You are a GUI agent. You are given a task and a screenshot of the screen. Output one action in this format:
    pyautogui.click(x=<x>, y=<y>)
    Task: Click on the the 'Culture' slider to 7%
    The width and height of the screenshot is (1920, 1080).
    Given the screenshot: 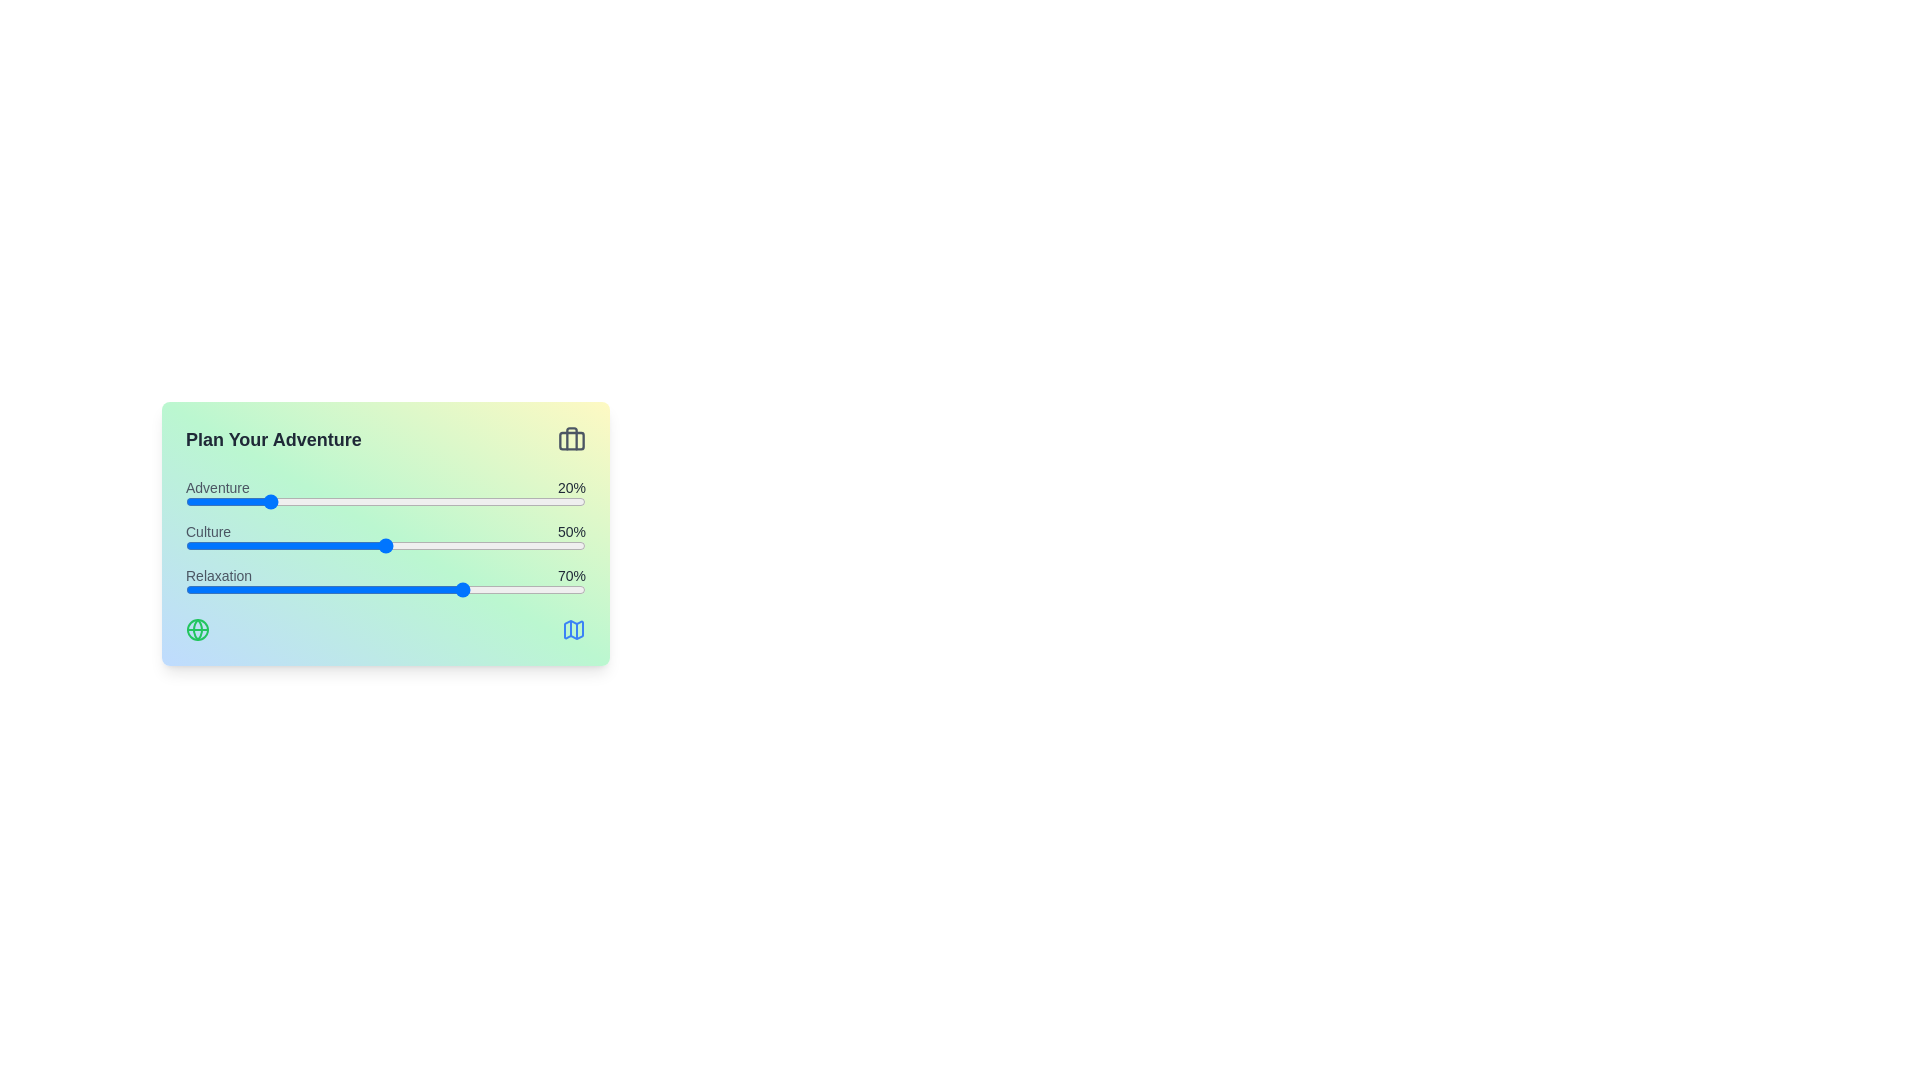 What is the action you would take?
    pyautogui.click(x=214, y=546)
    